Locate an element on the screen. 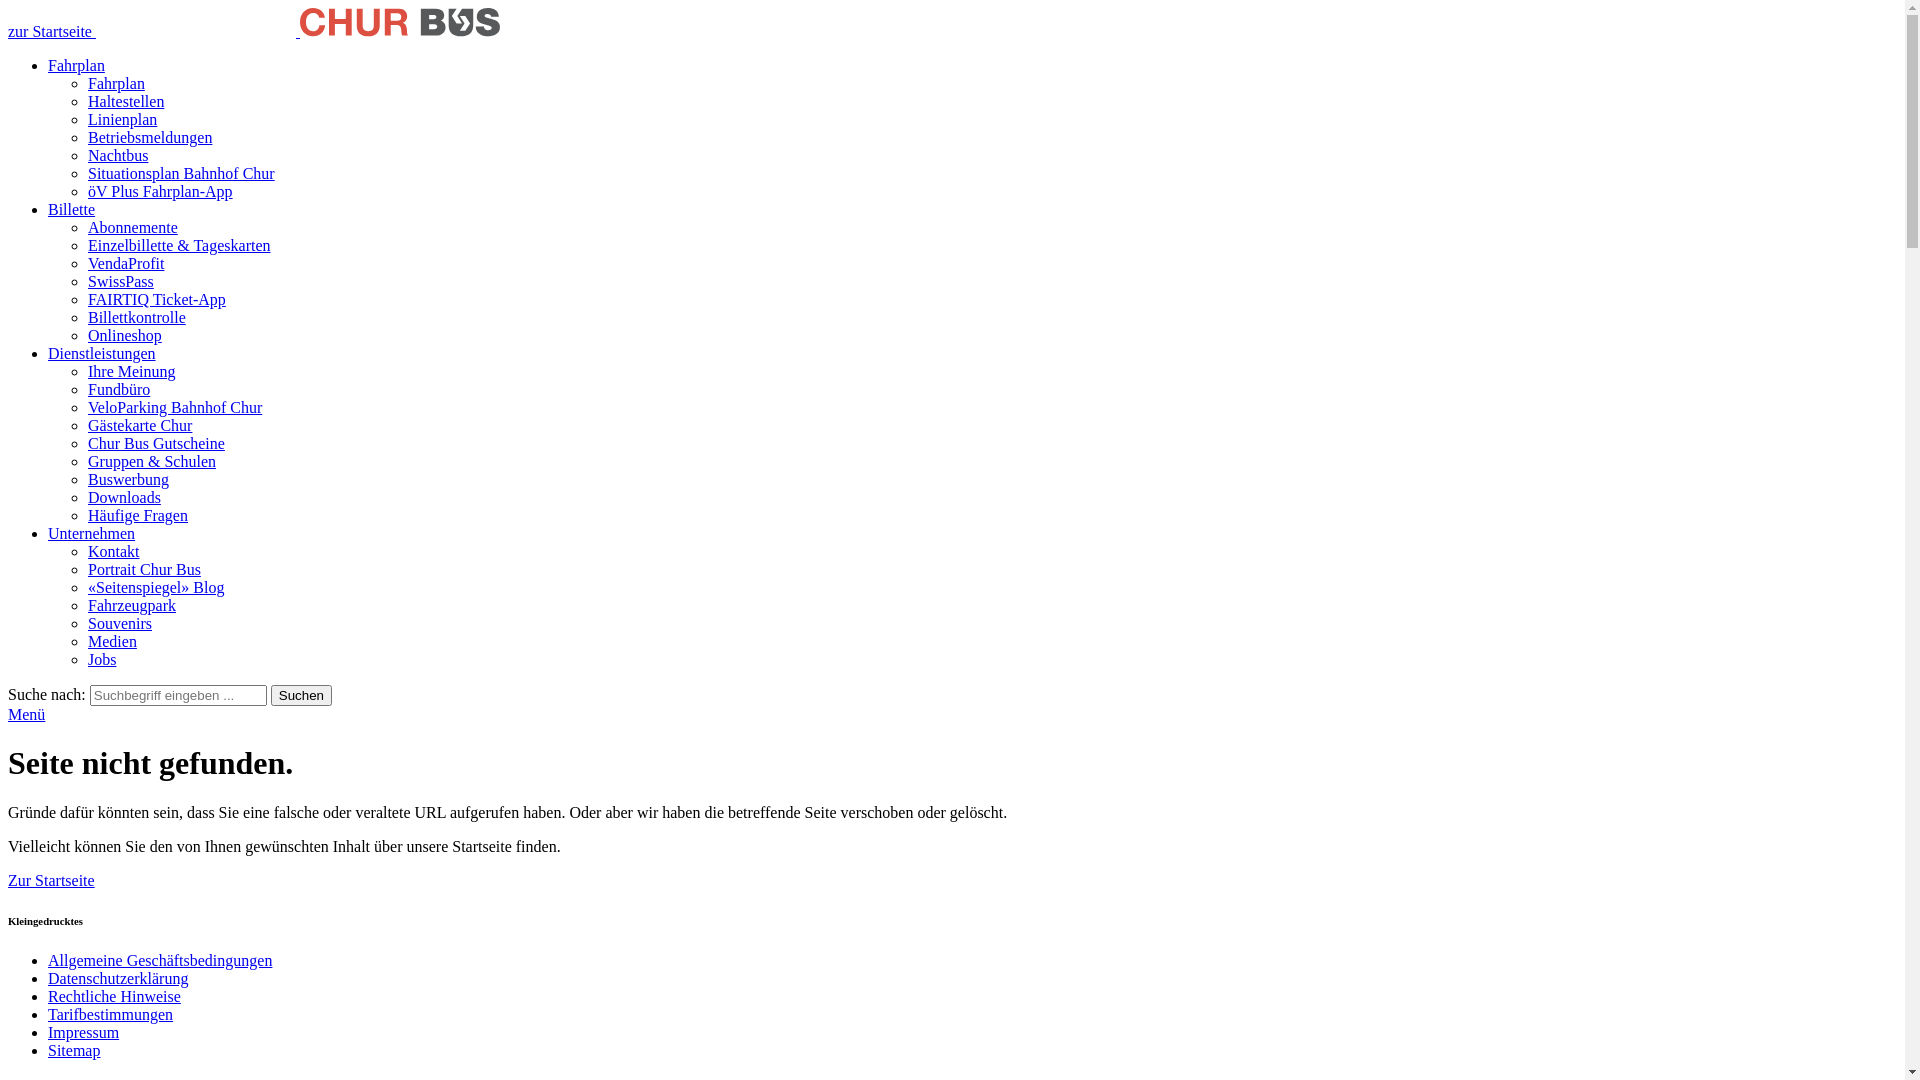 The height and width of the screenshot is (1080, 1920). 'Unternehmen' is located at coordinates (90, 532).